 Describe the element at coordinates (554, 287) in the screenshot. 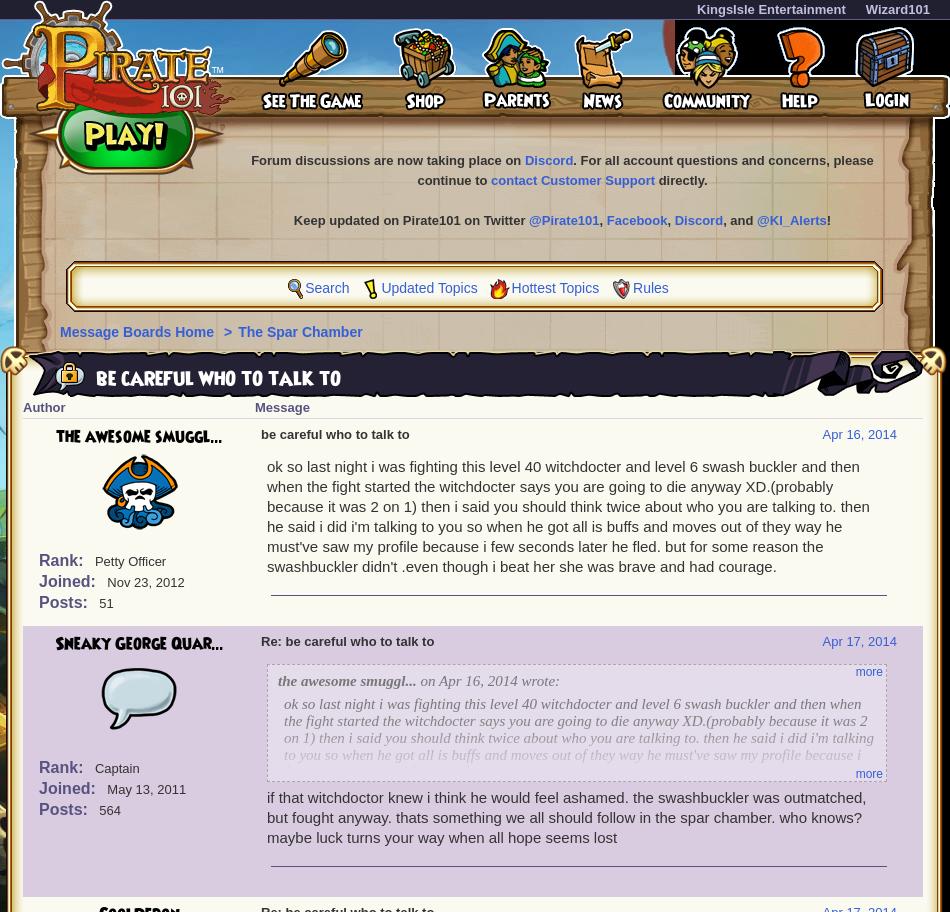

I see `'Hottest Topics'` at that location.